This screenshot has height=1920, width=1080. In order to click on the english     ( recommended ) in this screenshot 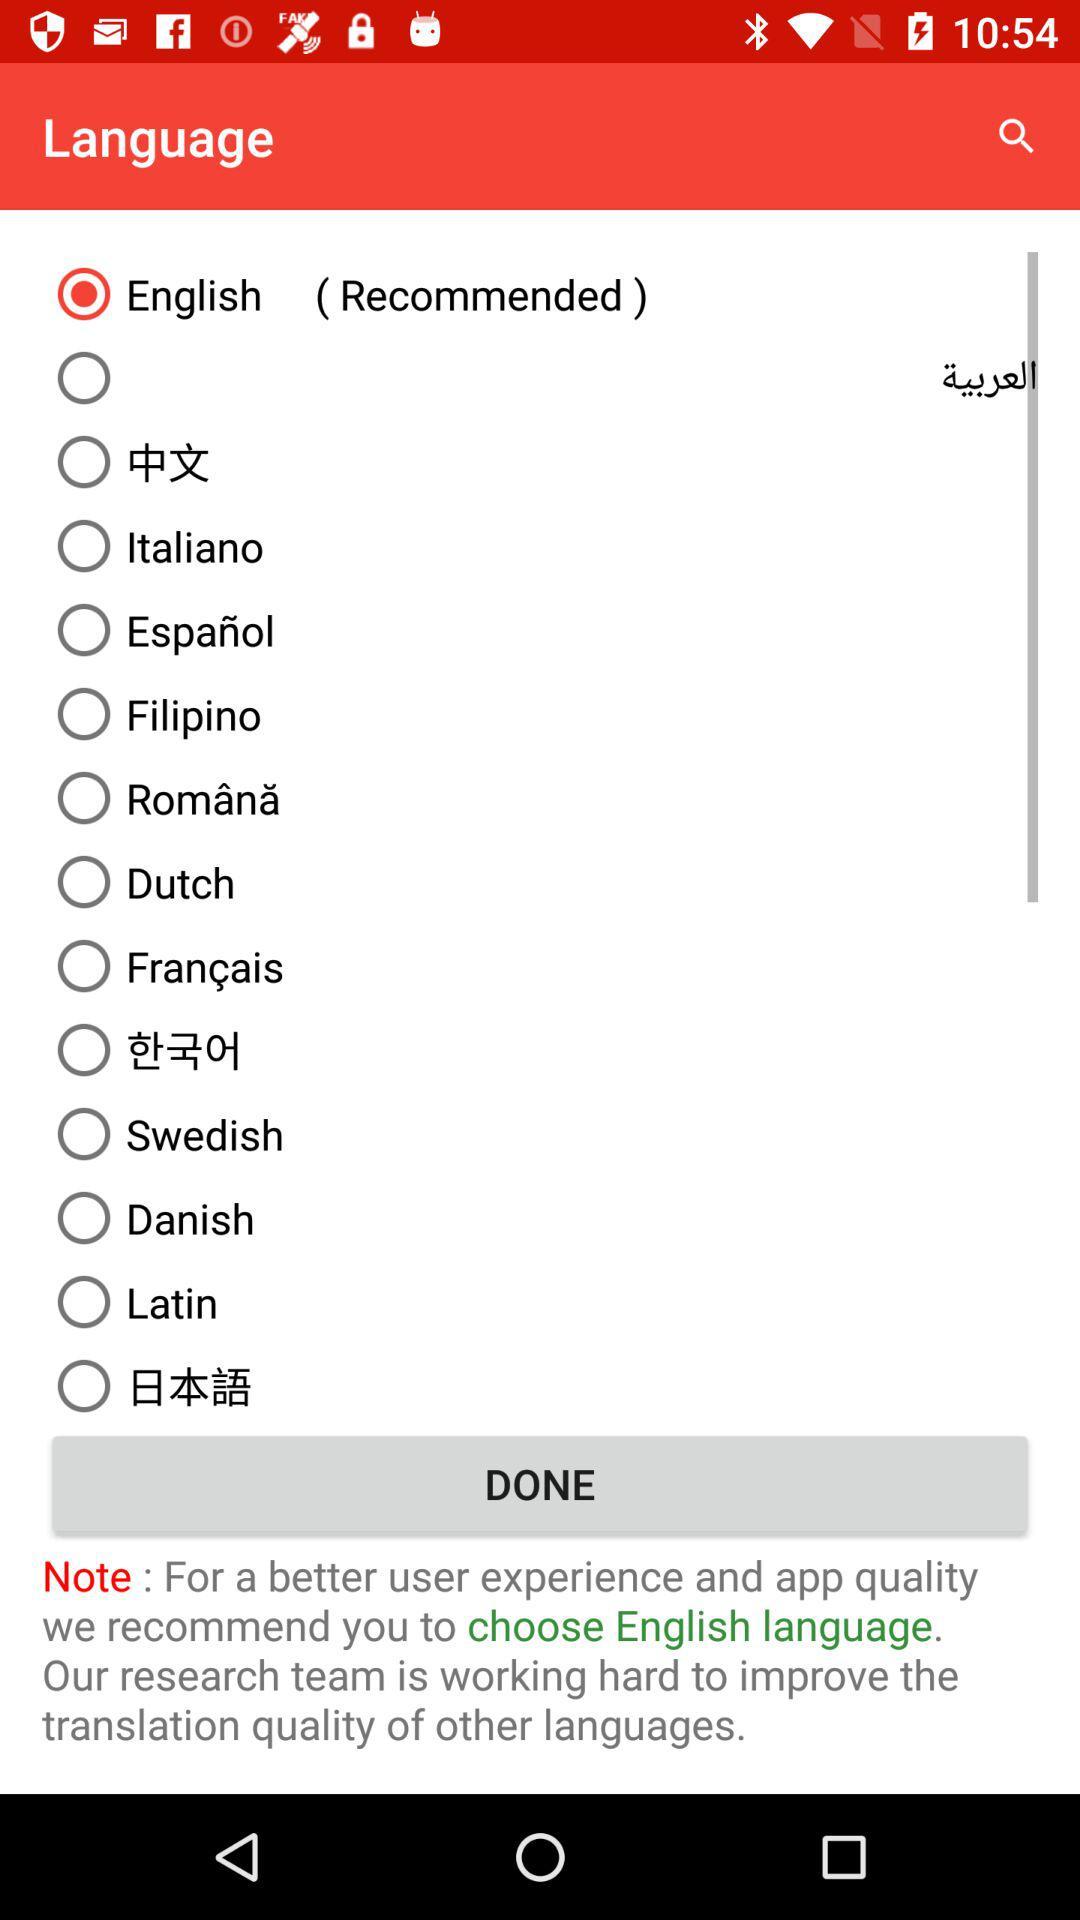, I will do `click(540, 292)`.